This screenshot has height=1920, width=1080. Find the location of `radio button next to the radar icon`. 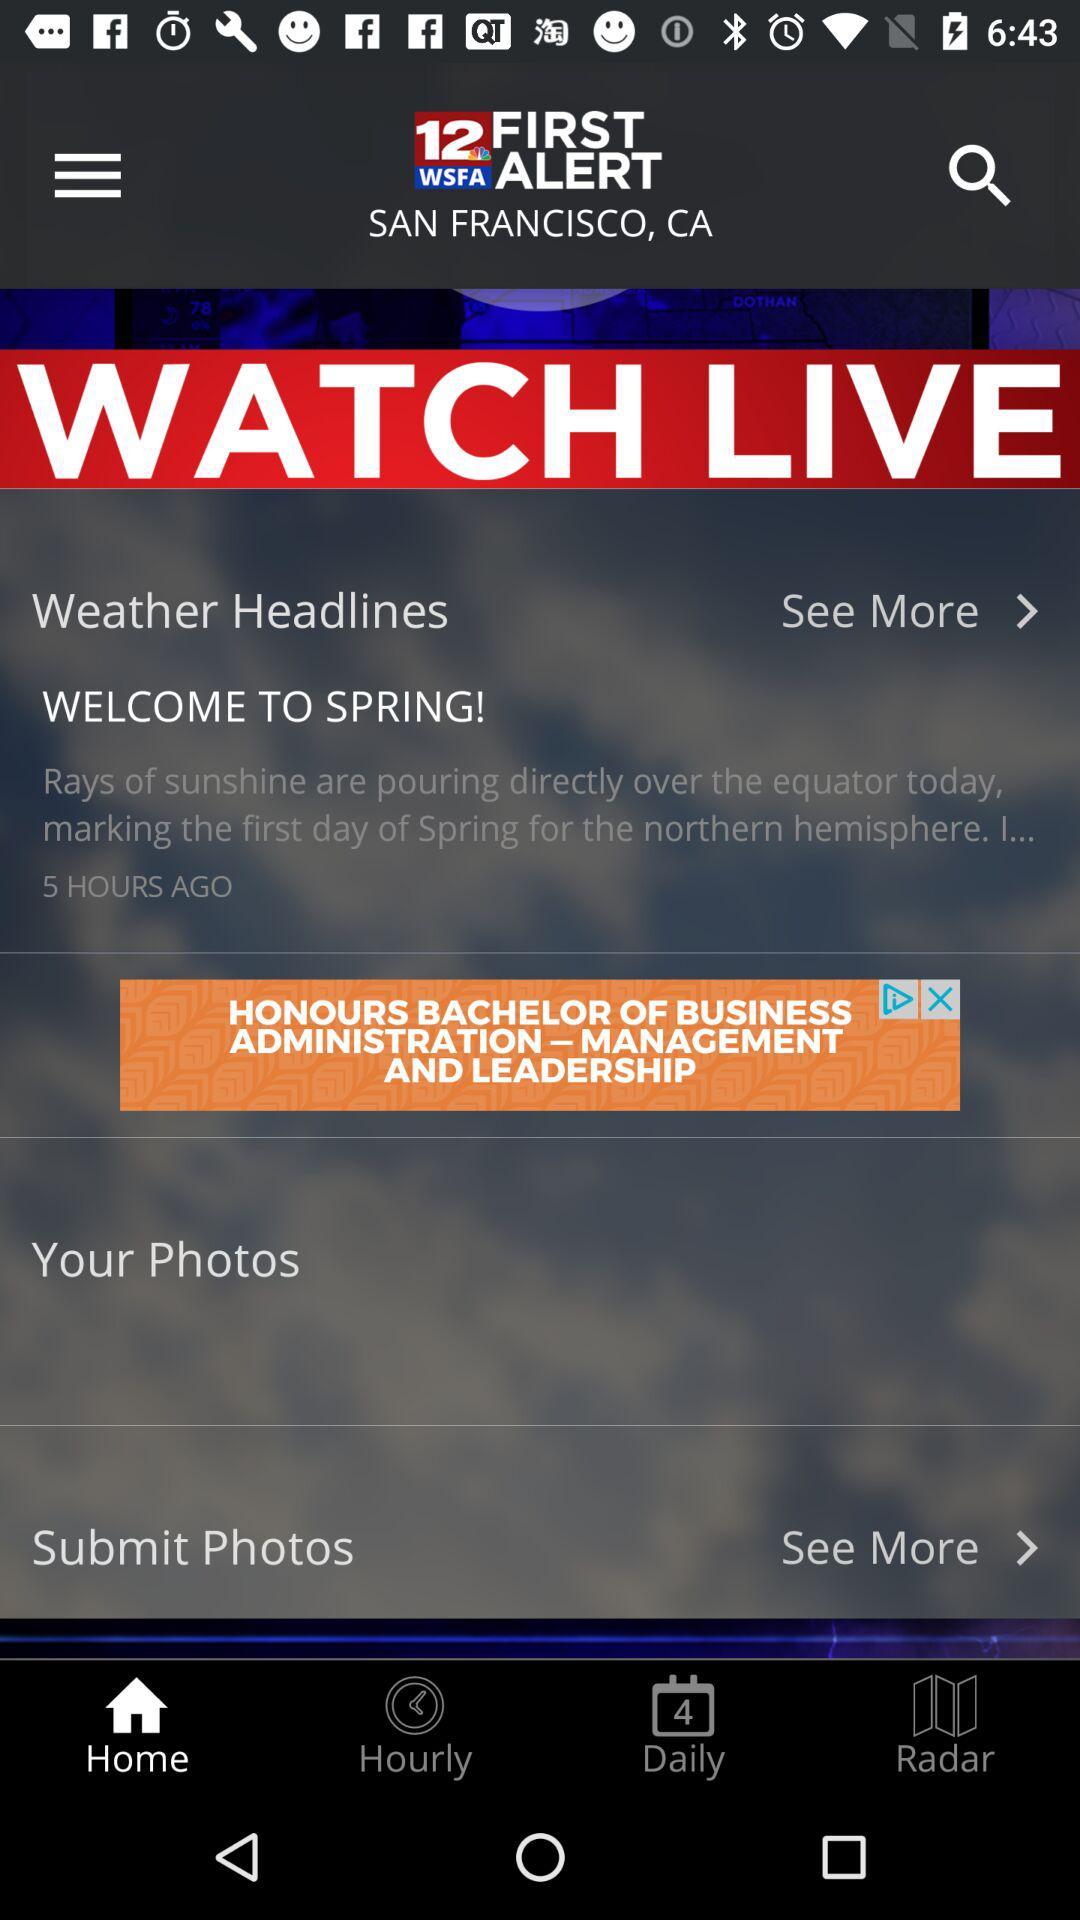

radio button next to the radar icon is located at coordinates (682, 1726).